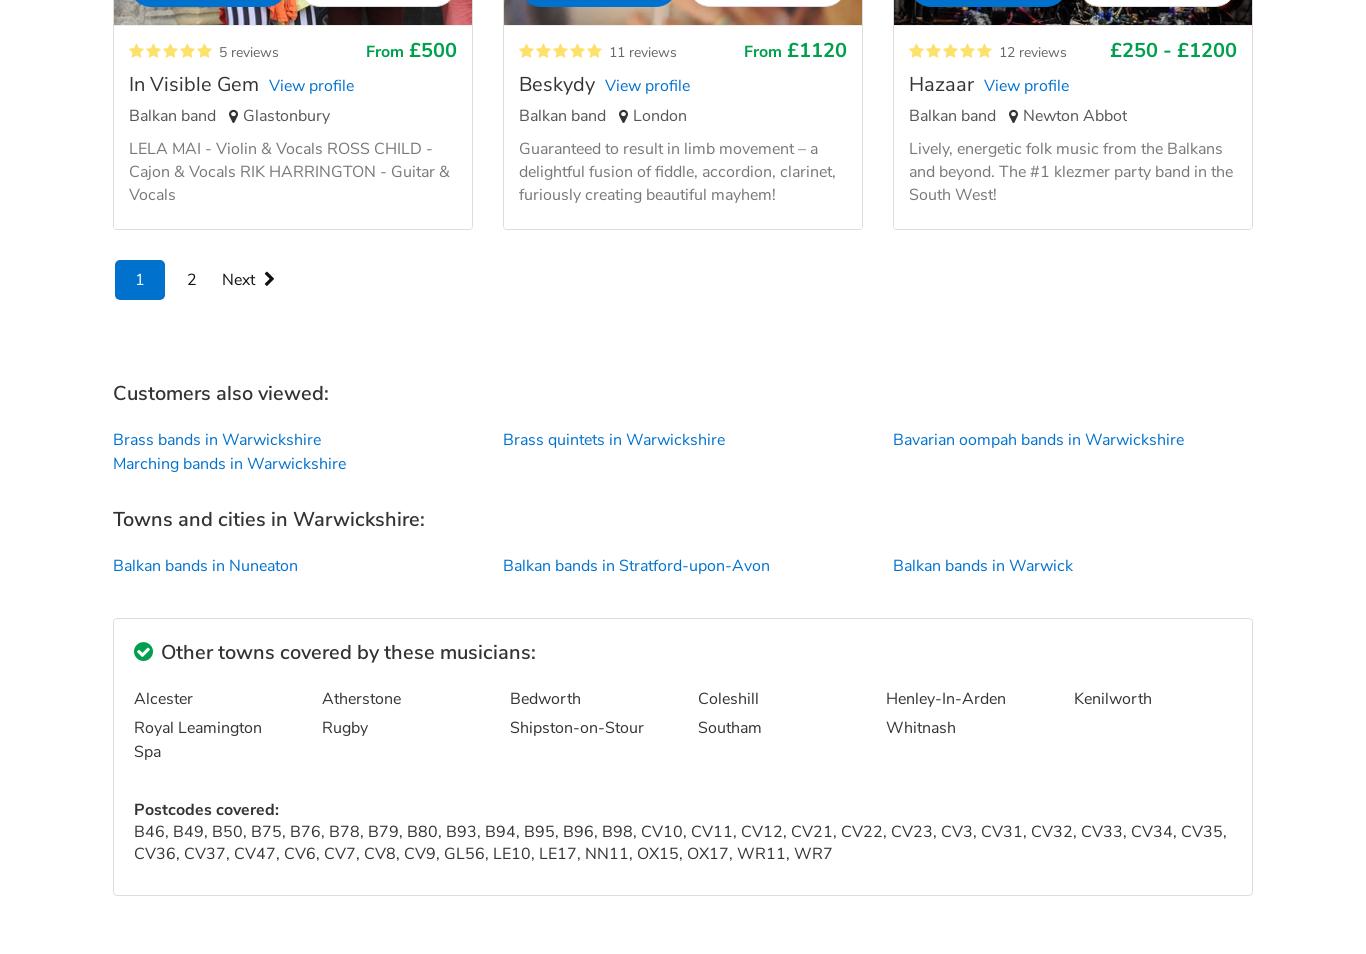 This screenshot has height=954, width=1366. What do you see at coordinates (344, 727) in the screenshot?
I see `'Rugby'` at bounding box center [344, 727].